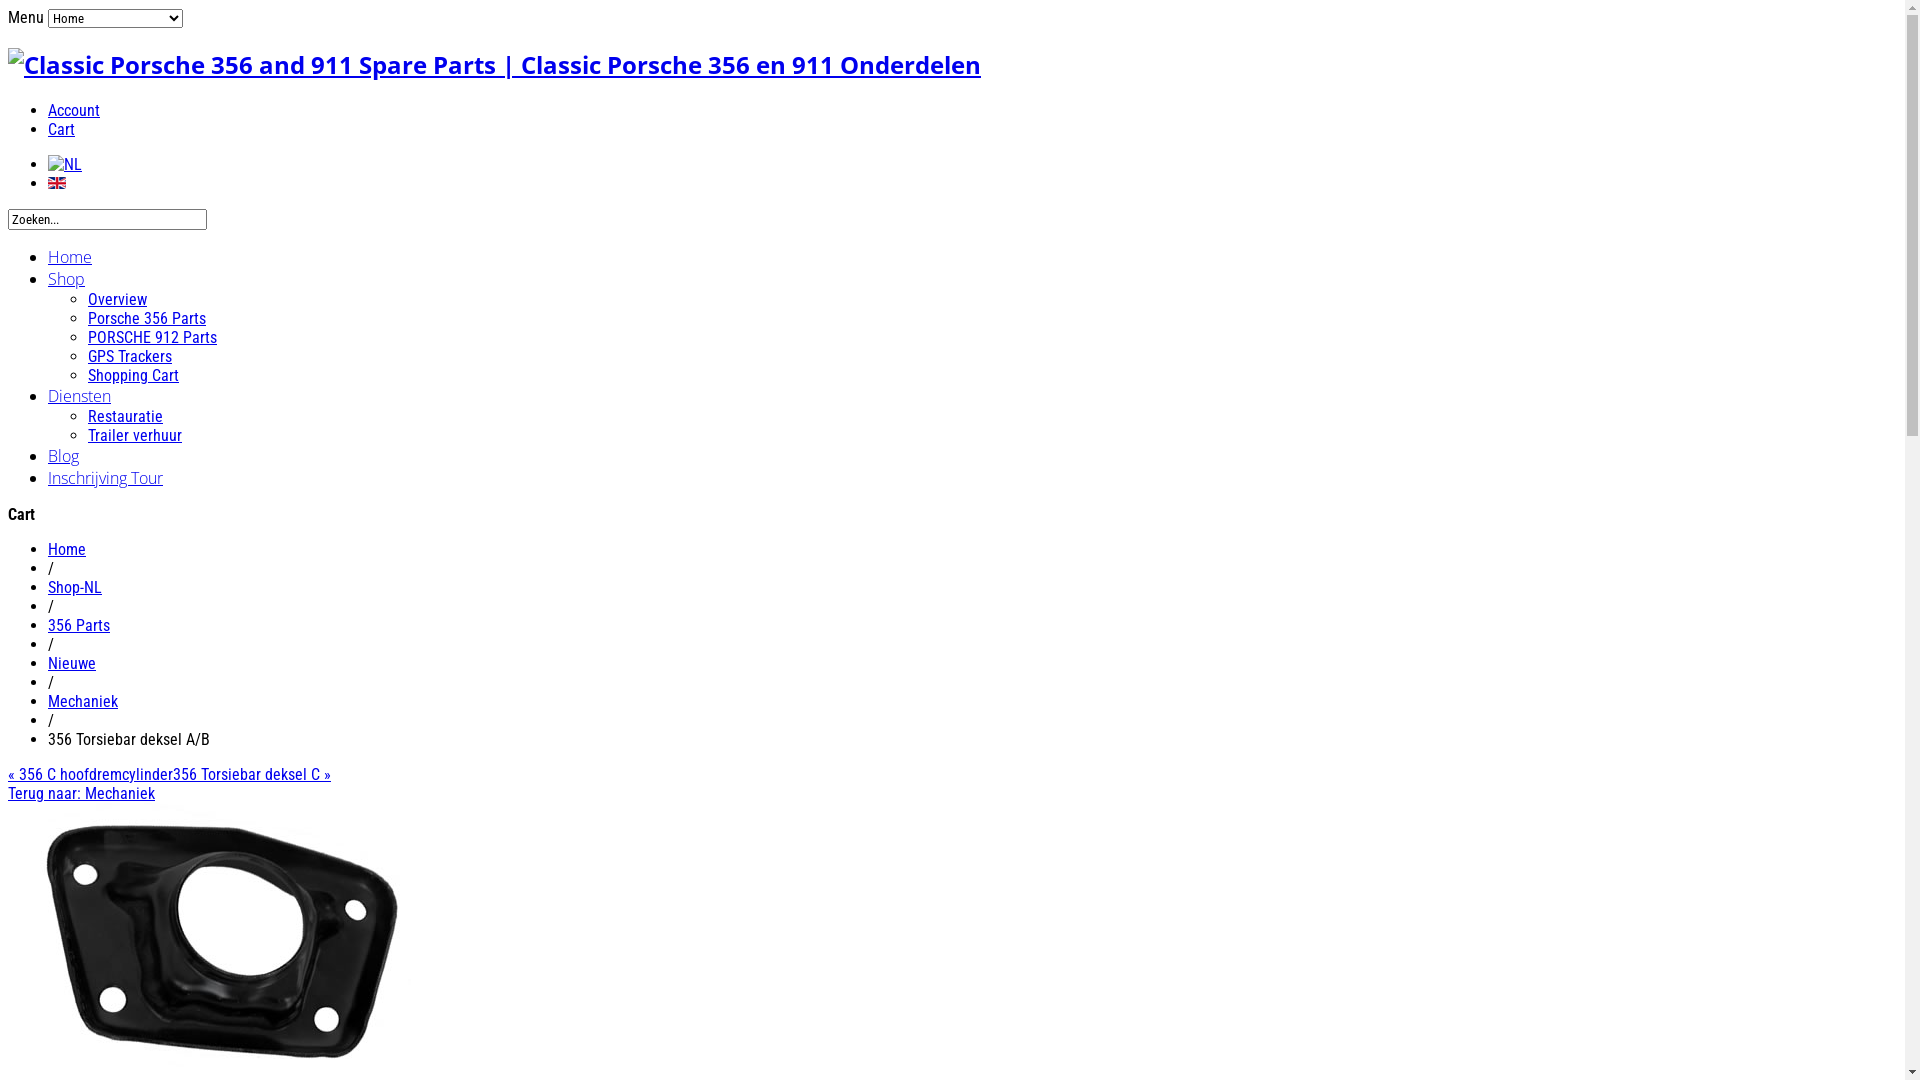  Describe the element at coordinates (65, 163) in the screenshot. I see `'NL'` at that location.